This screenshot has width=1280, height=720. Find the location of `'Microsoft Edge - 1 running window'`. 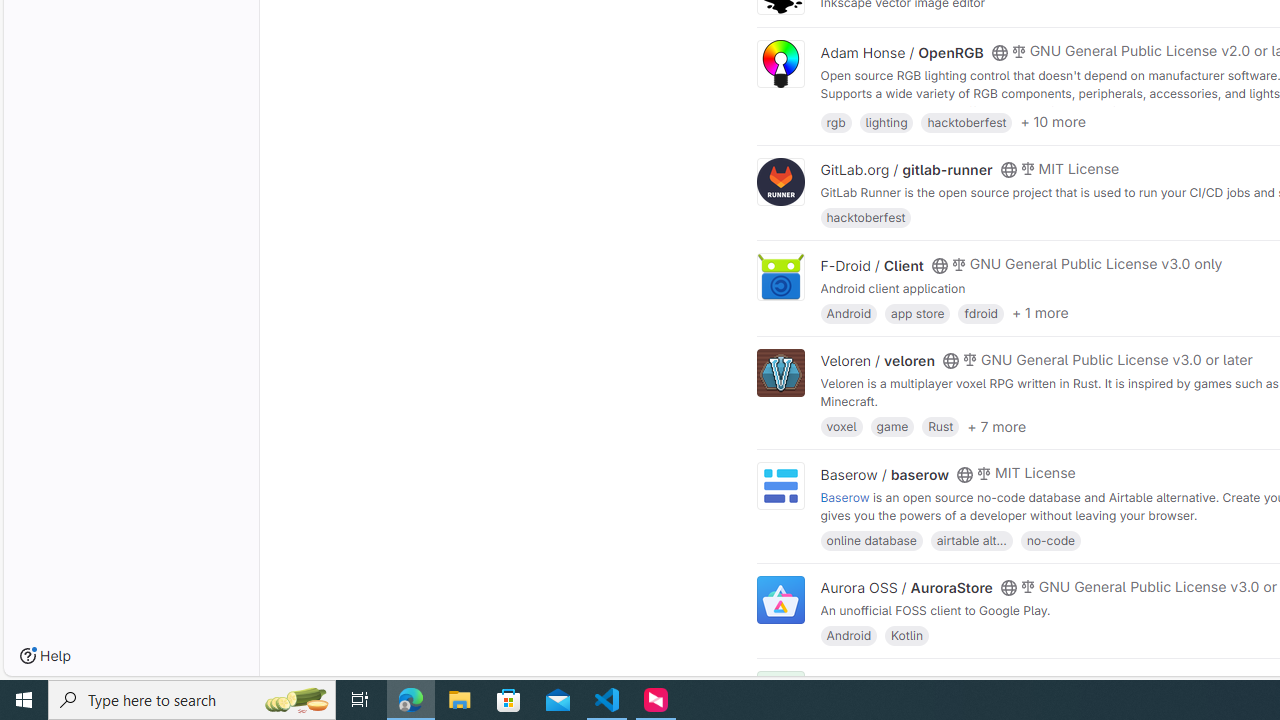

'Microsoft Edge - 1 running window' is located at coordinates (410, 698).